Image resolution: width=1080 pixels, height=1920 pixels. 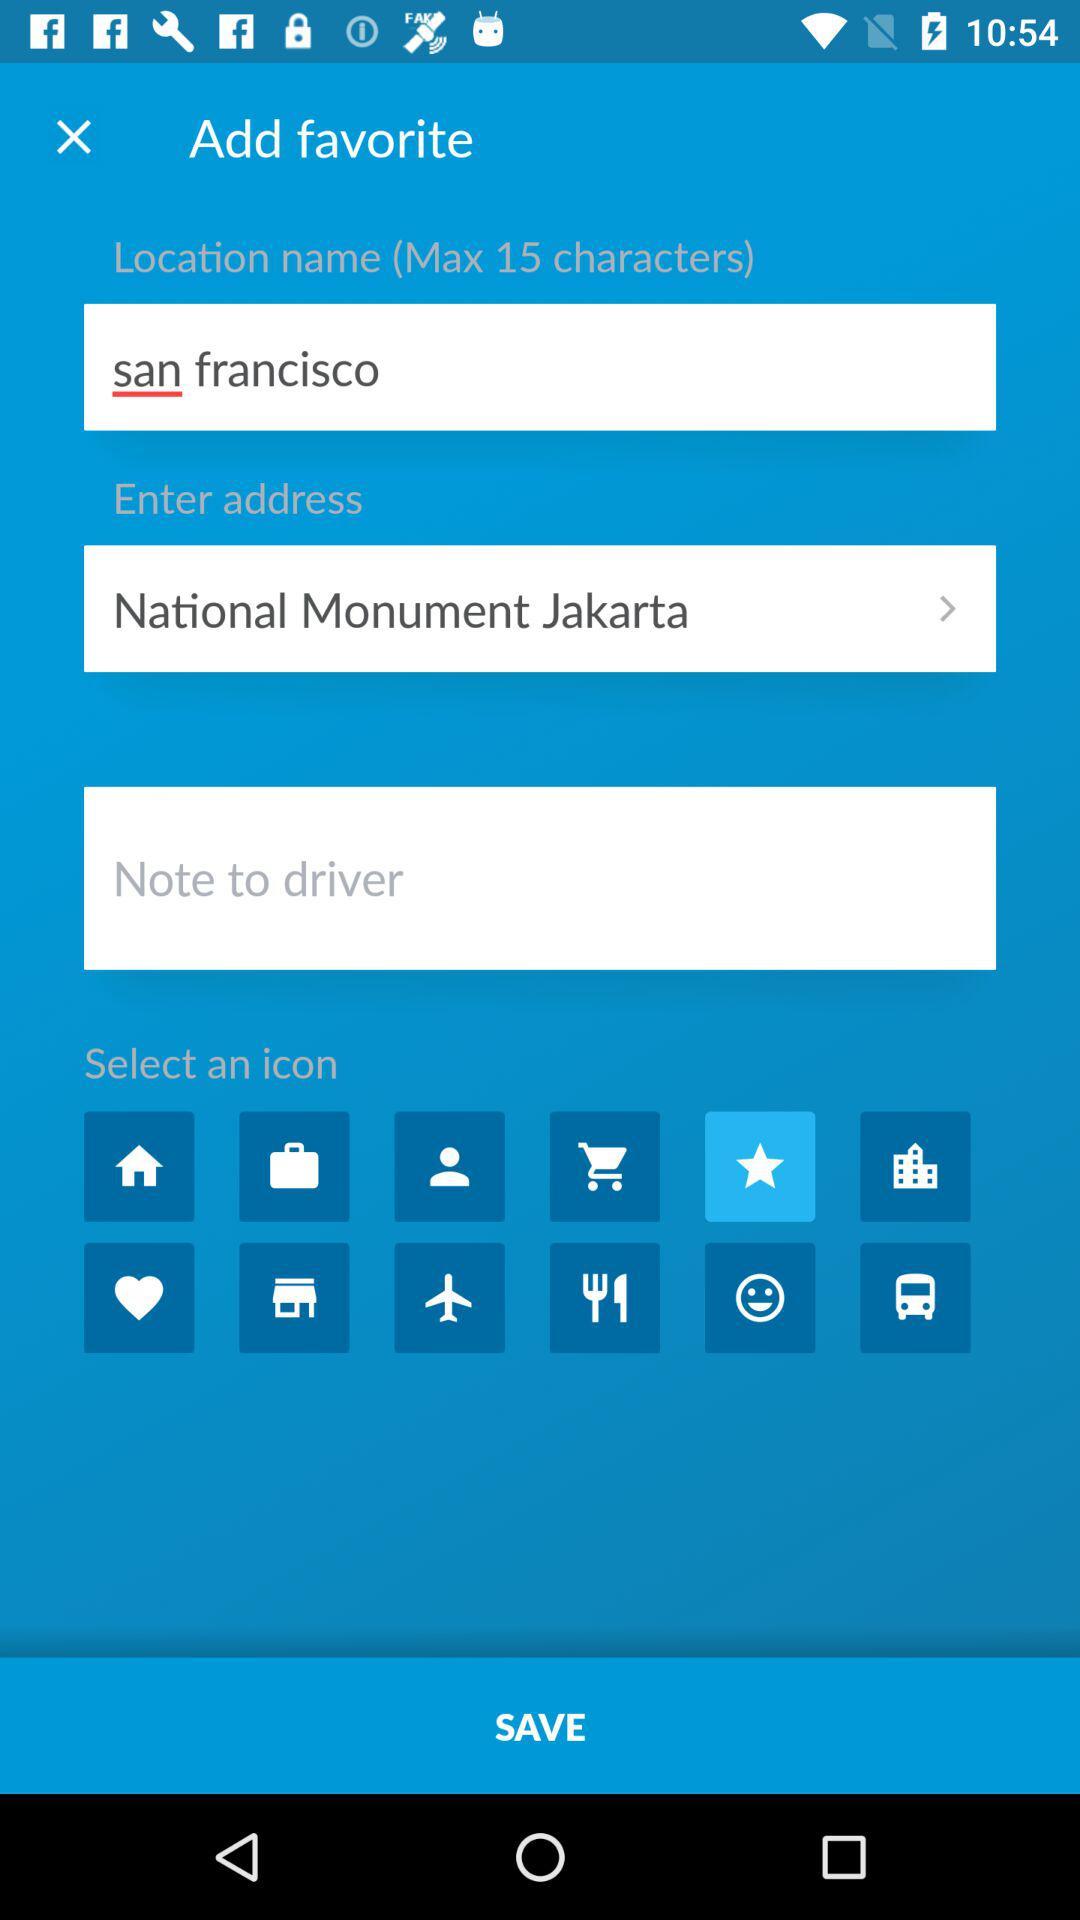 I want to click on note for this entry, so click(x=540, y=882).